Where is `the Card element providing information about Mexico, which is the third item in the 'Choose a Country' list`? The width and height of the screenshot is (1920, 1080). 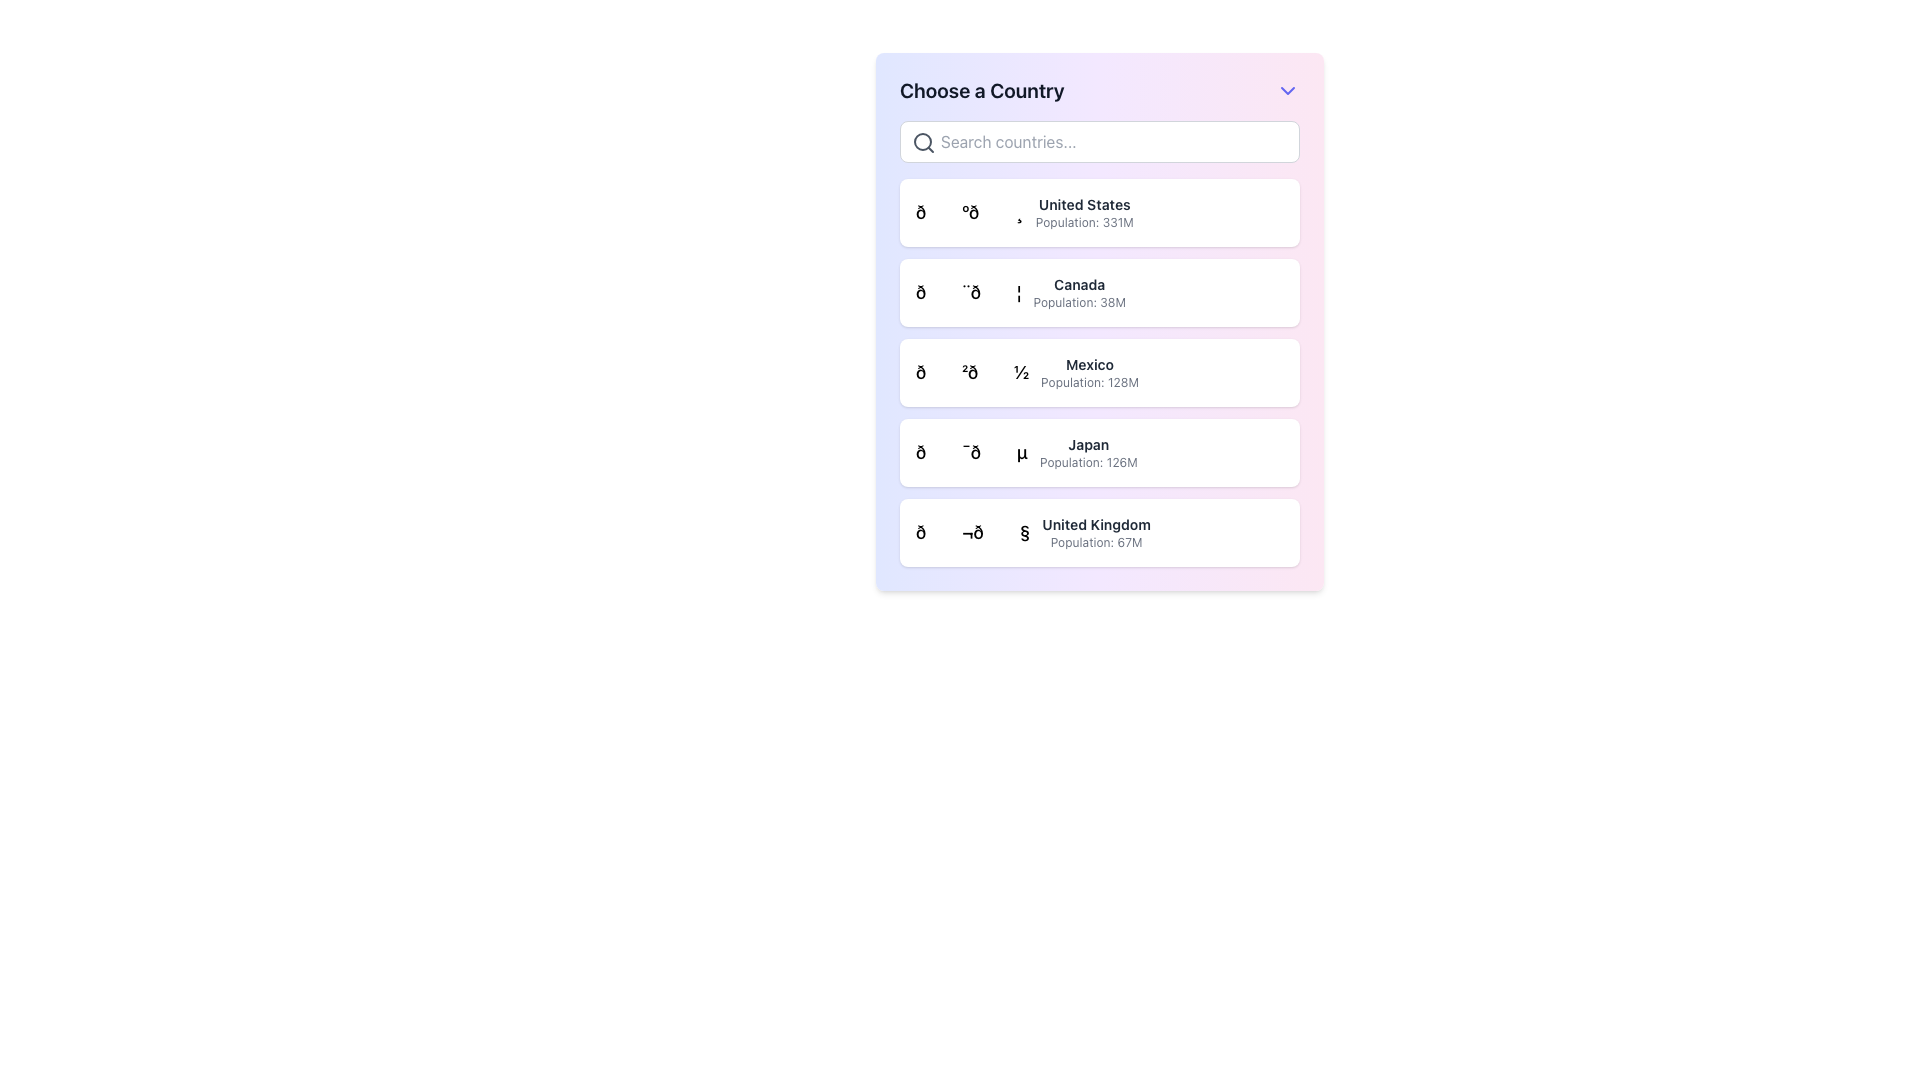 the Card element providing information about Mexico, which is the third item in the 'Choose a Country' list is located at coordinates (1098, 373).